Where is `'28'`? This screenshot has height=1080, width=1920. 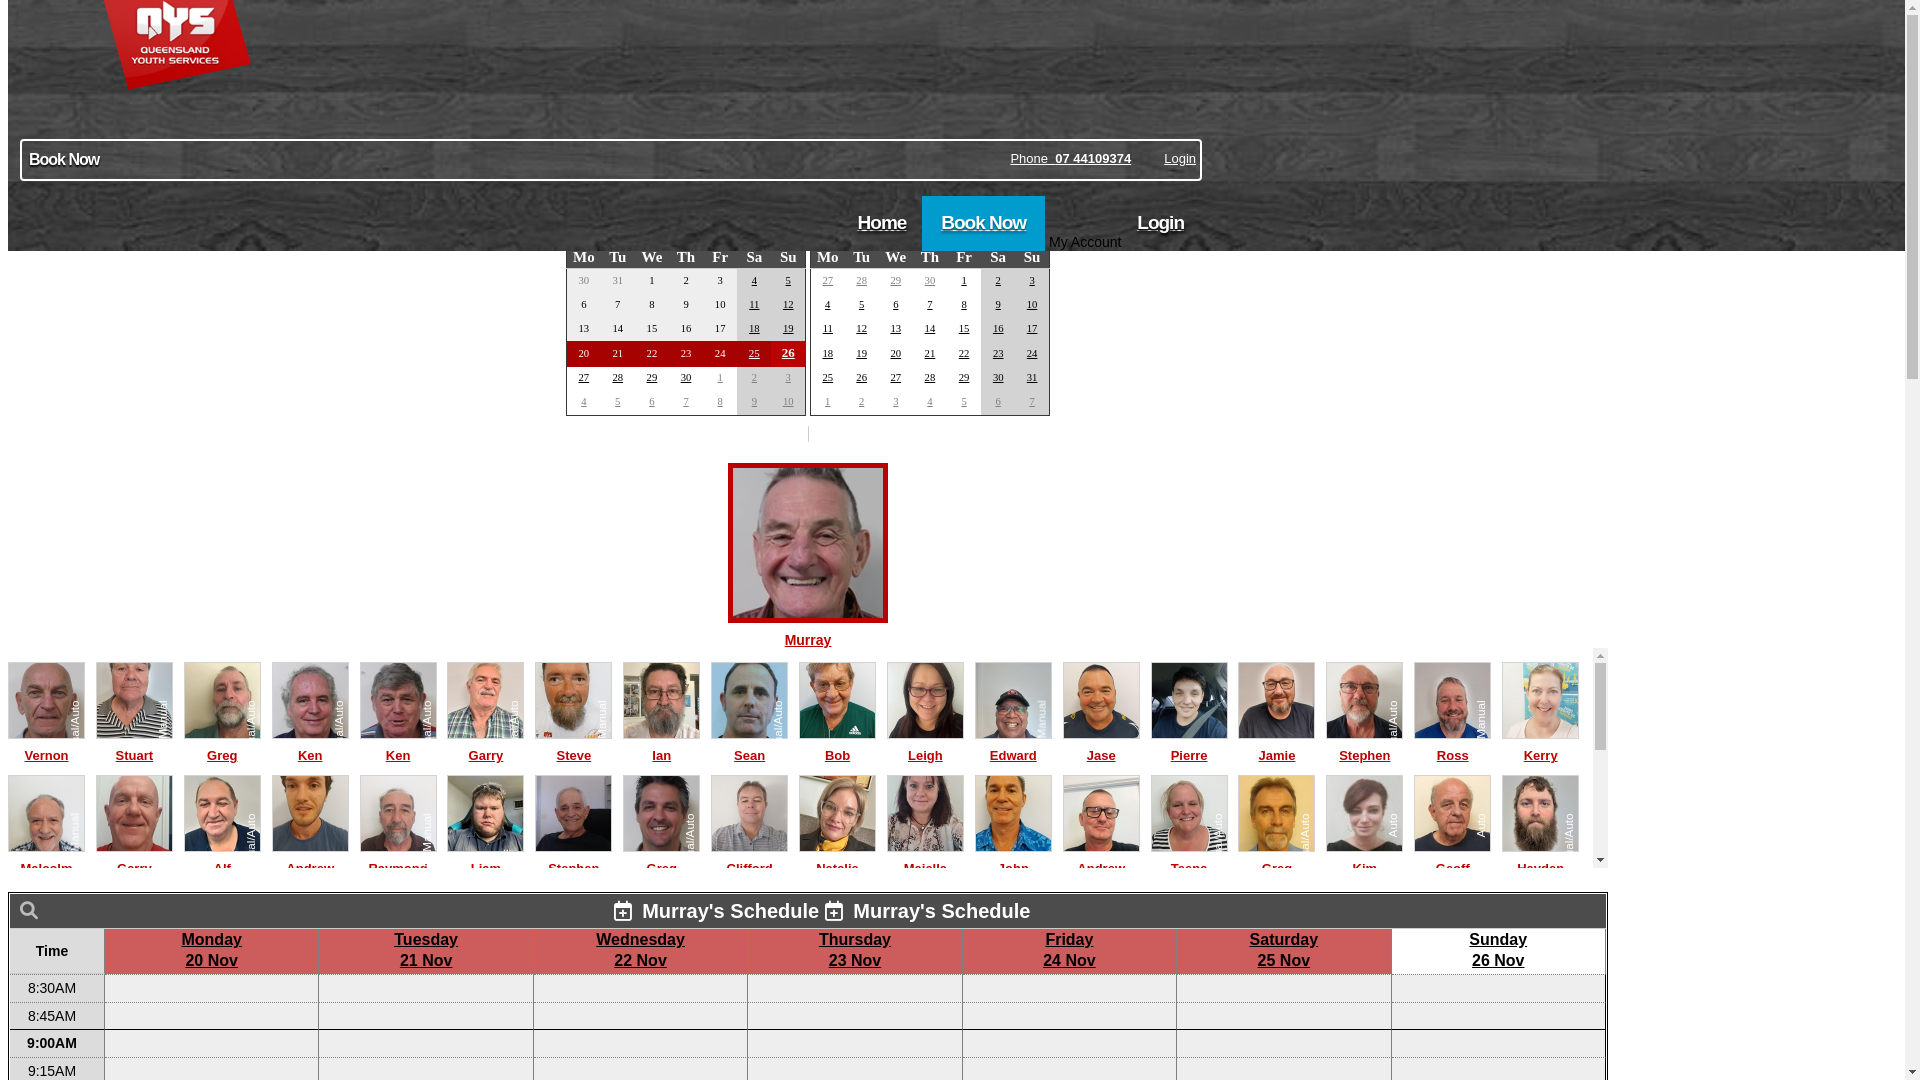
'28' is located at coordinates (929, 377).